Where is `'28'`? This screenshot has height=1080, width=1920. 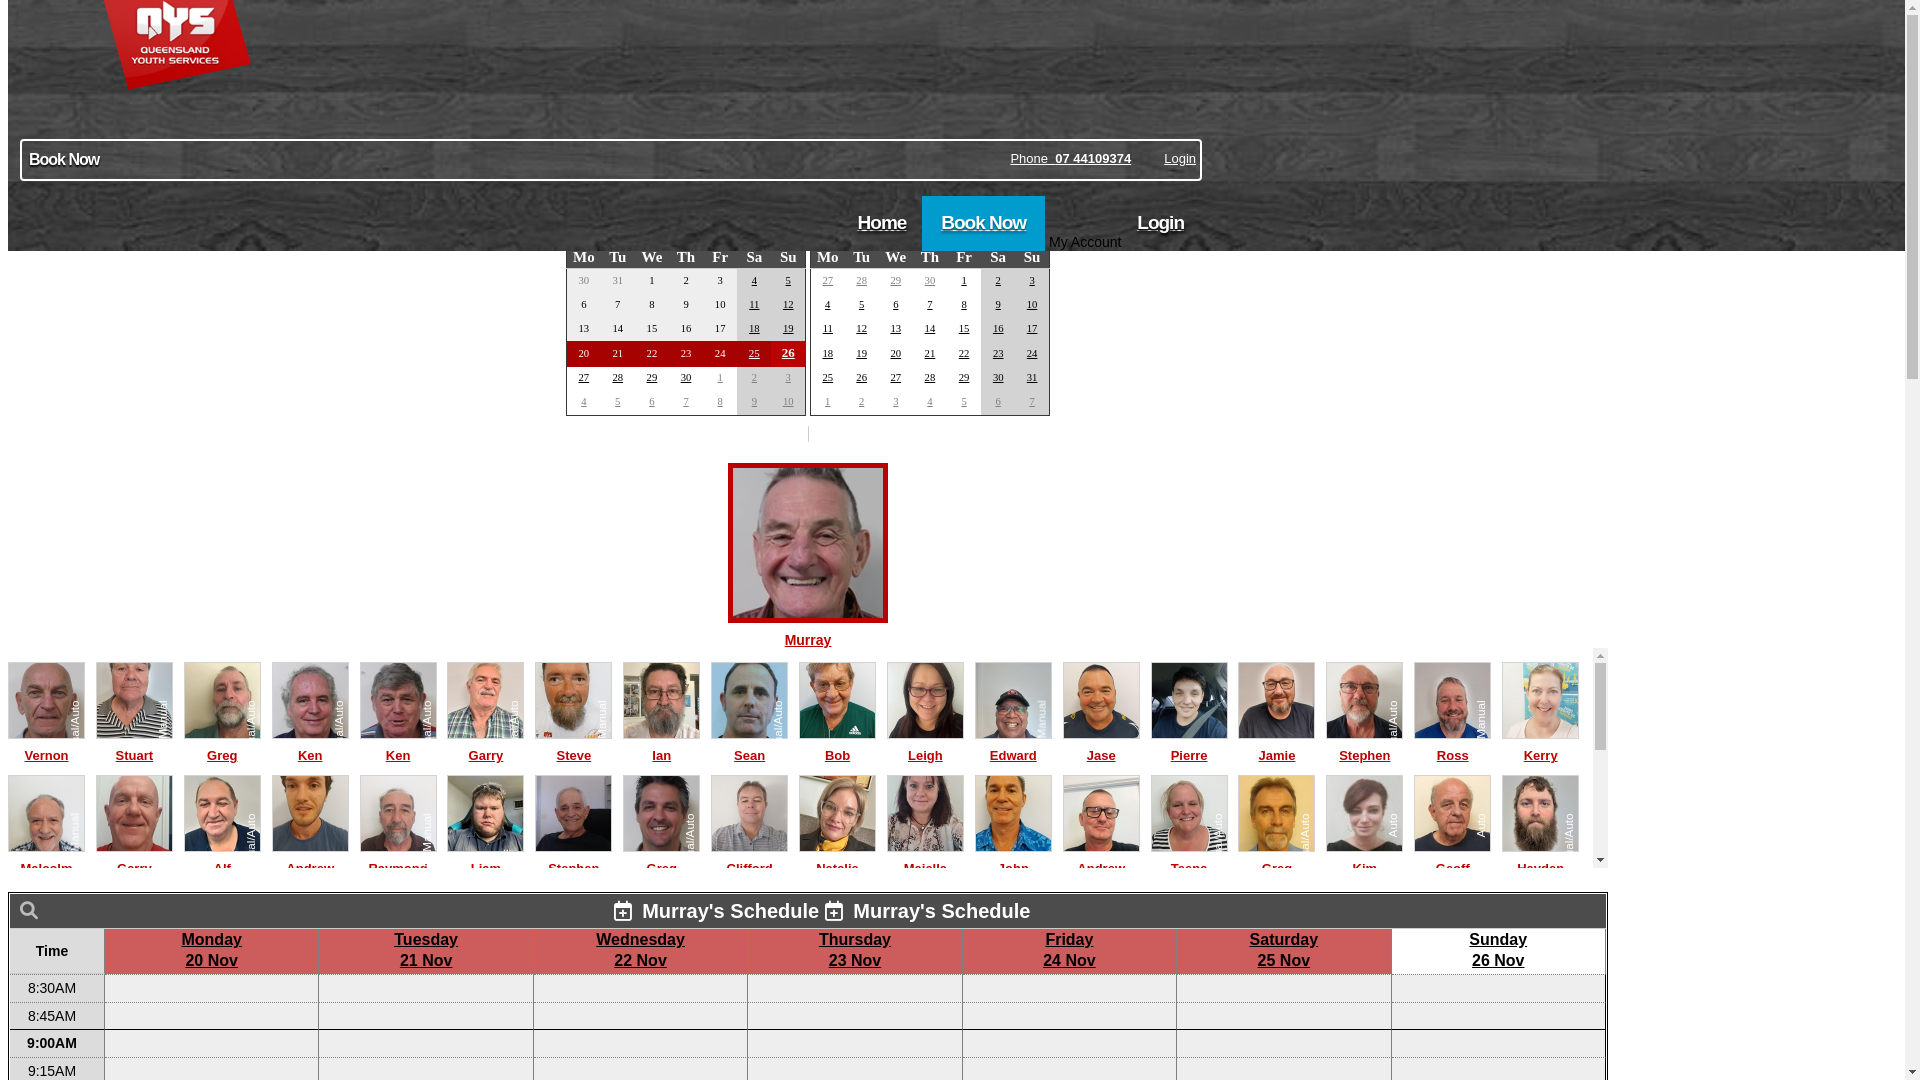
'28' is located at coordinates (929, 377).